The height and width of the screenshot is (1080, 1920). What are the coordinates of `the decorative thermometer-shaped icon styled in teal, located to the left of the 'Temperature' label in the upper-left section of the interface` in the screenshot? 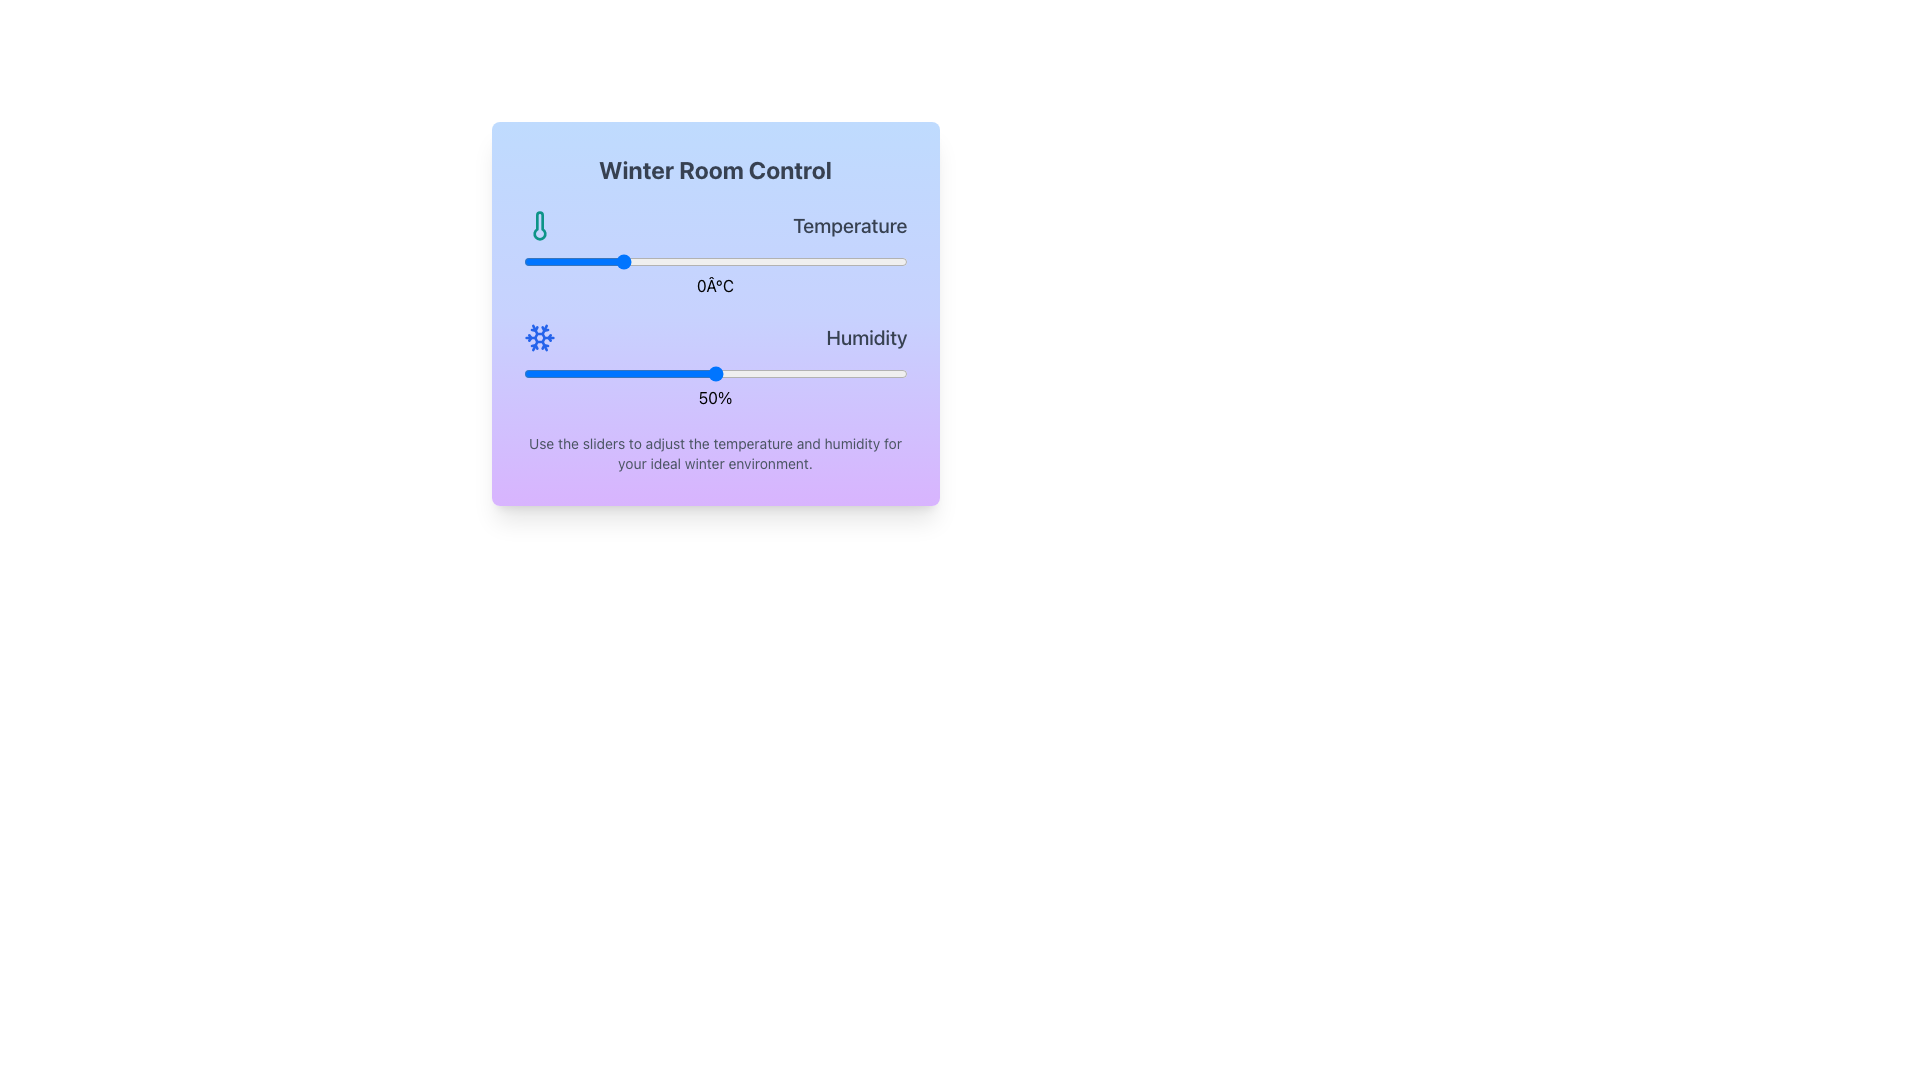 It's located at (539, 225).